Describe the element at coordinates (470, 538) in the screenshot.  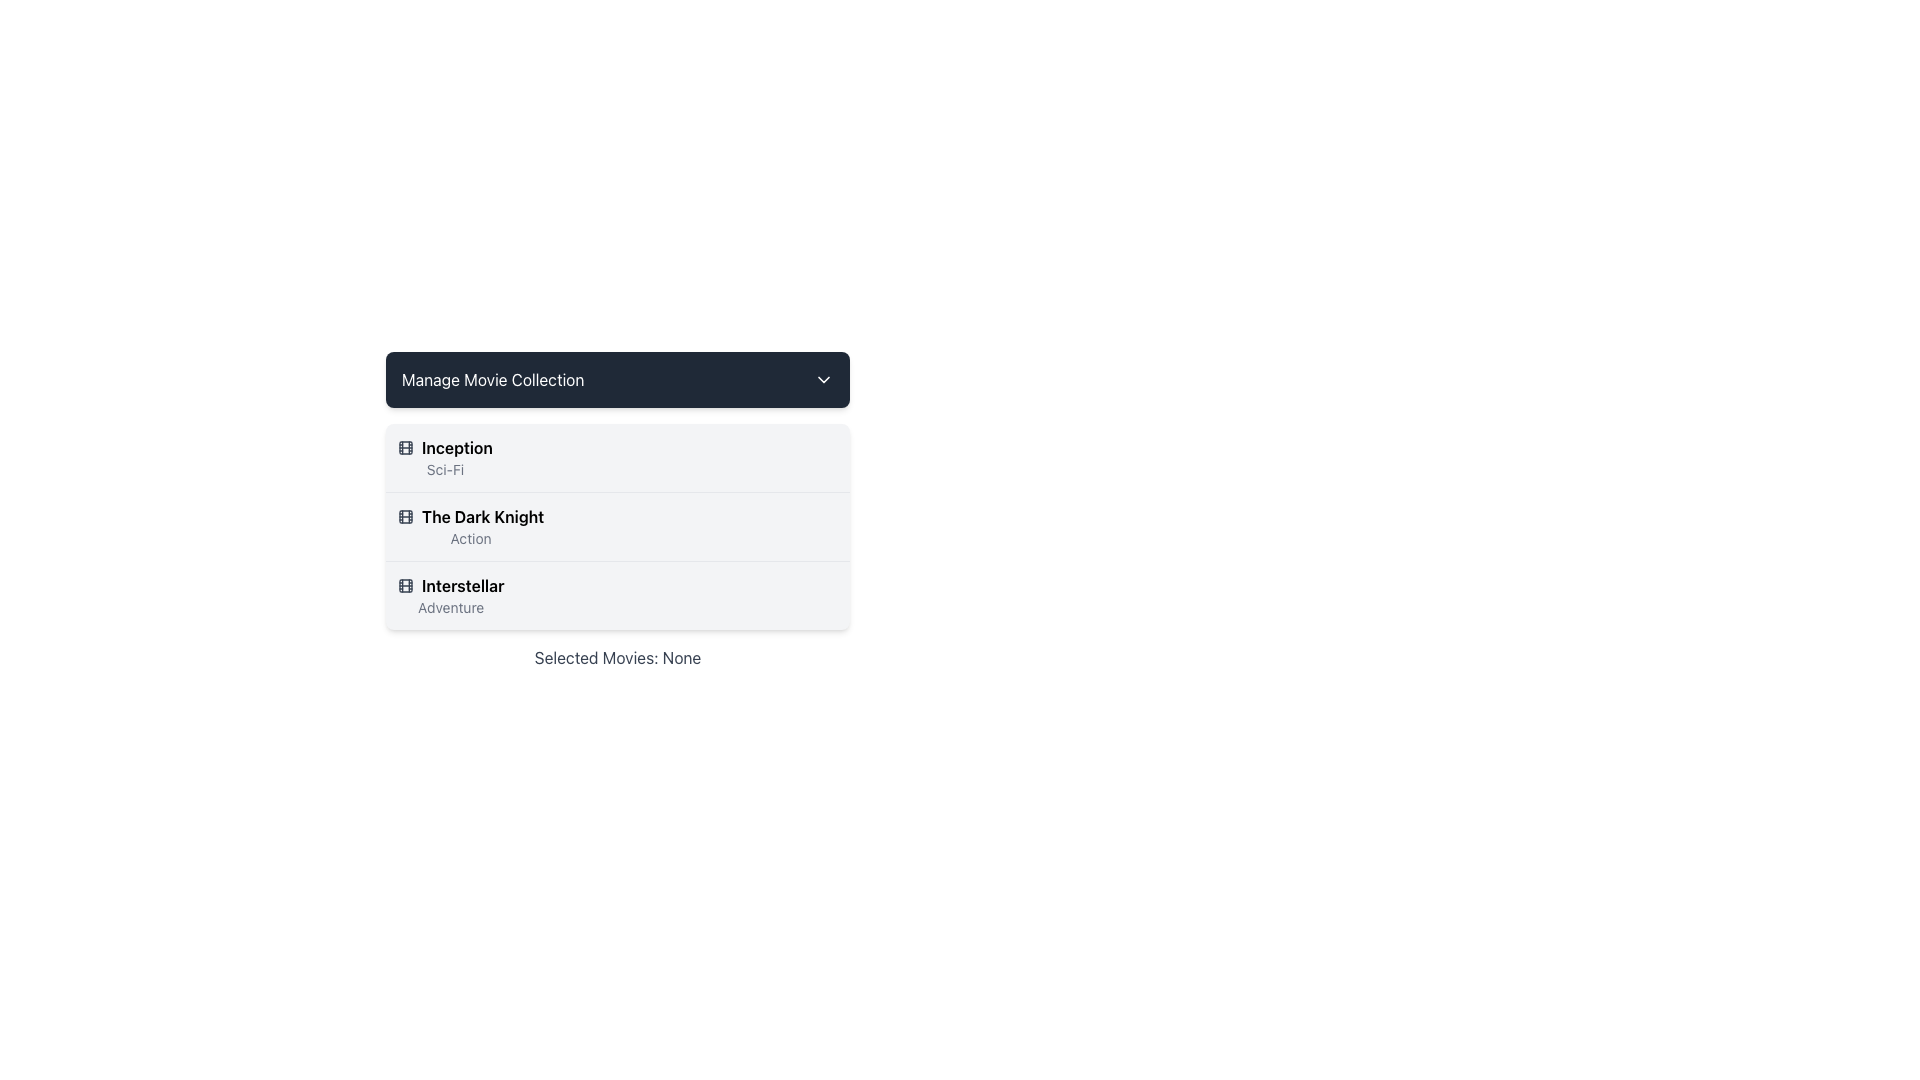
I see `the text label displaying 'Action', which is styled in a smaller gray font and positioned directly below 'The Dark Knight'` at that location.